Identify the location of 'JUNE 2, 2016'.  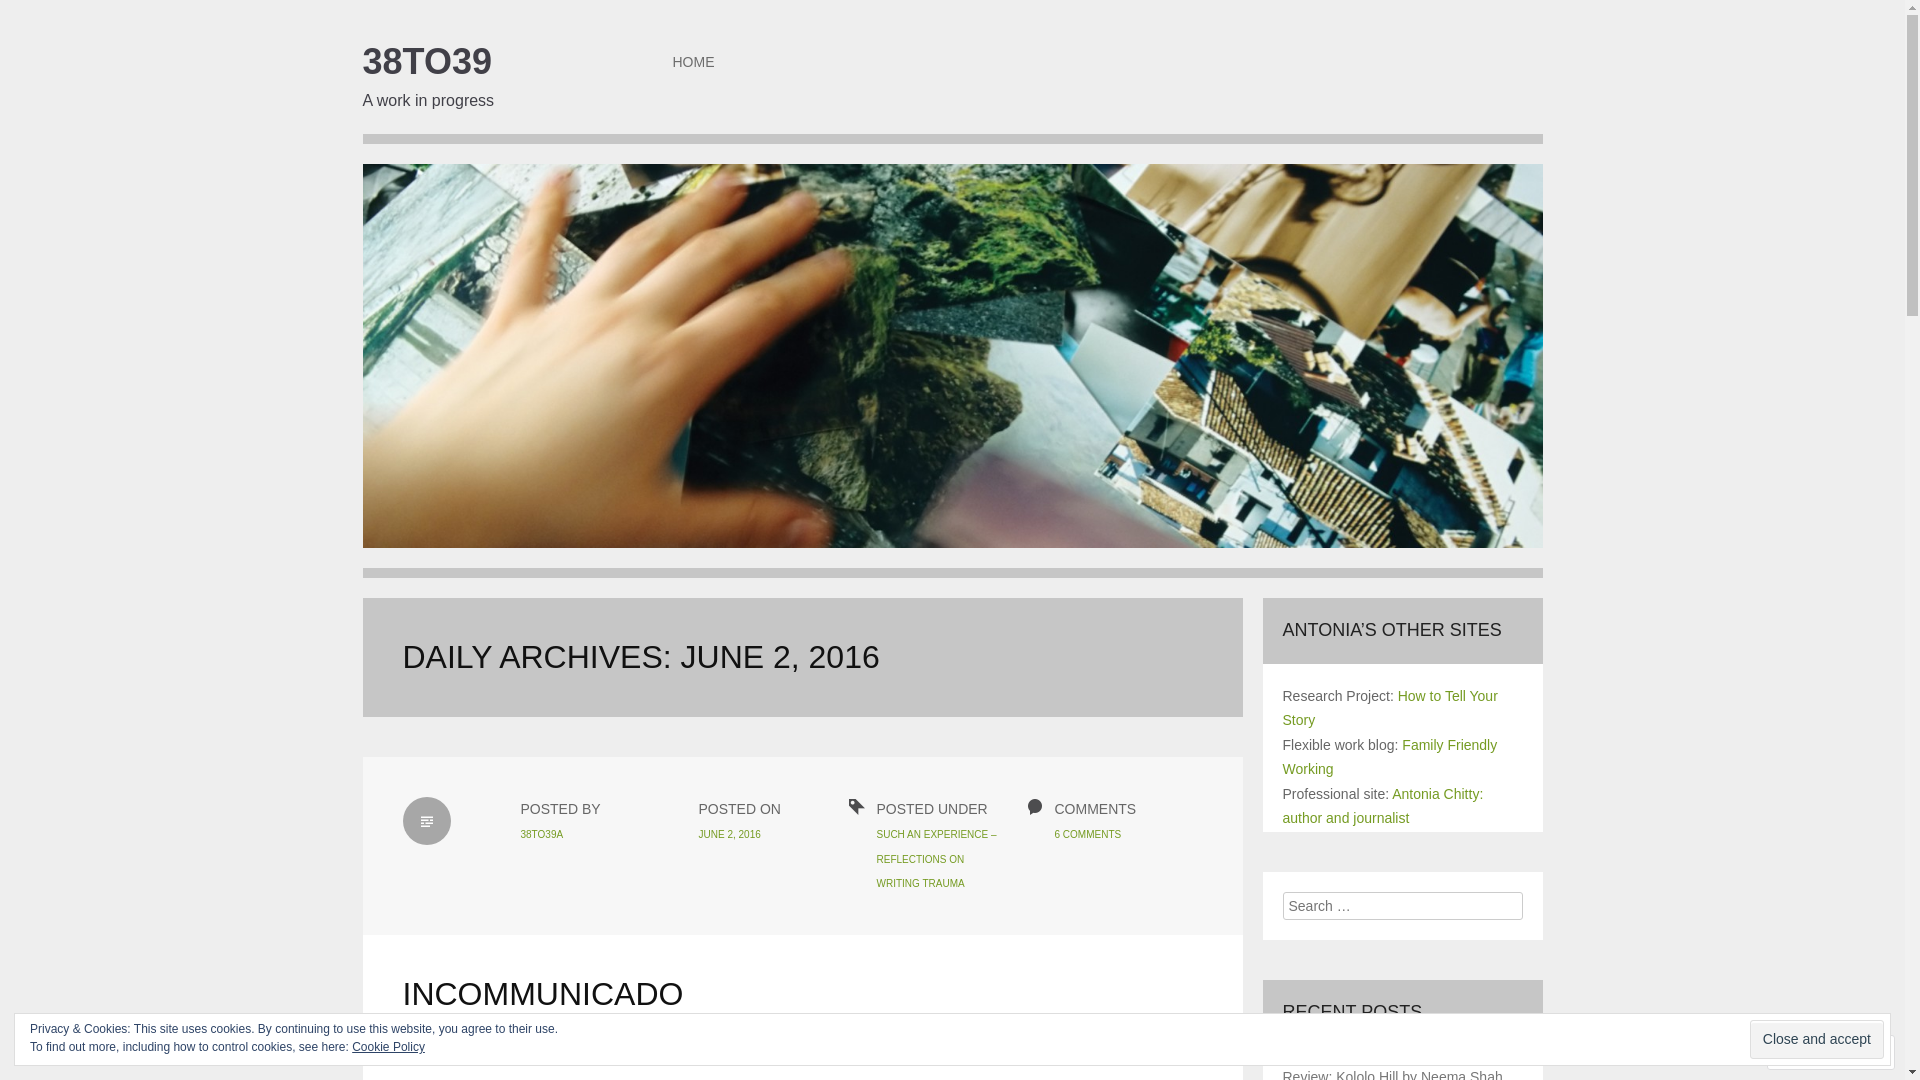
(728, 834).